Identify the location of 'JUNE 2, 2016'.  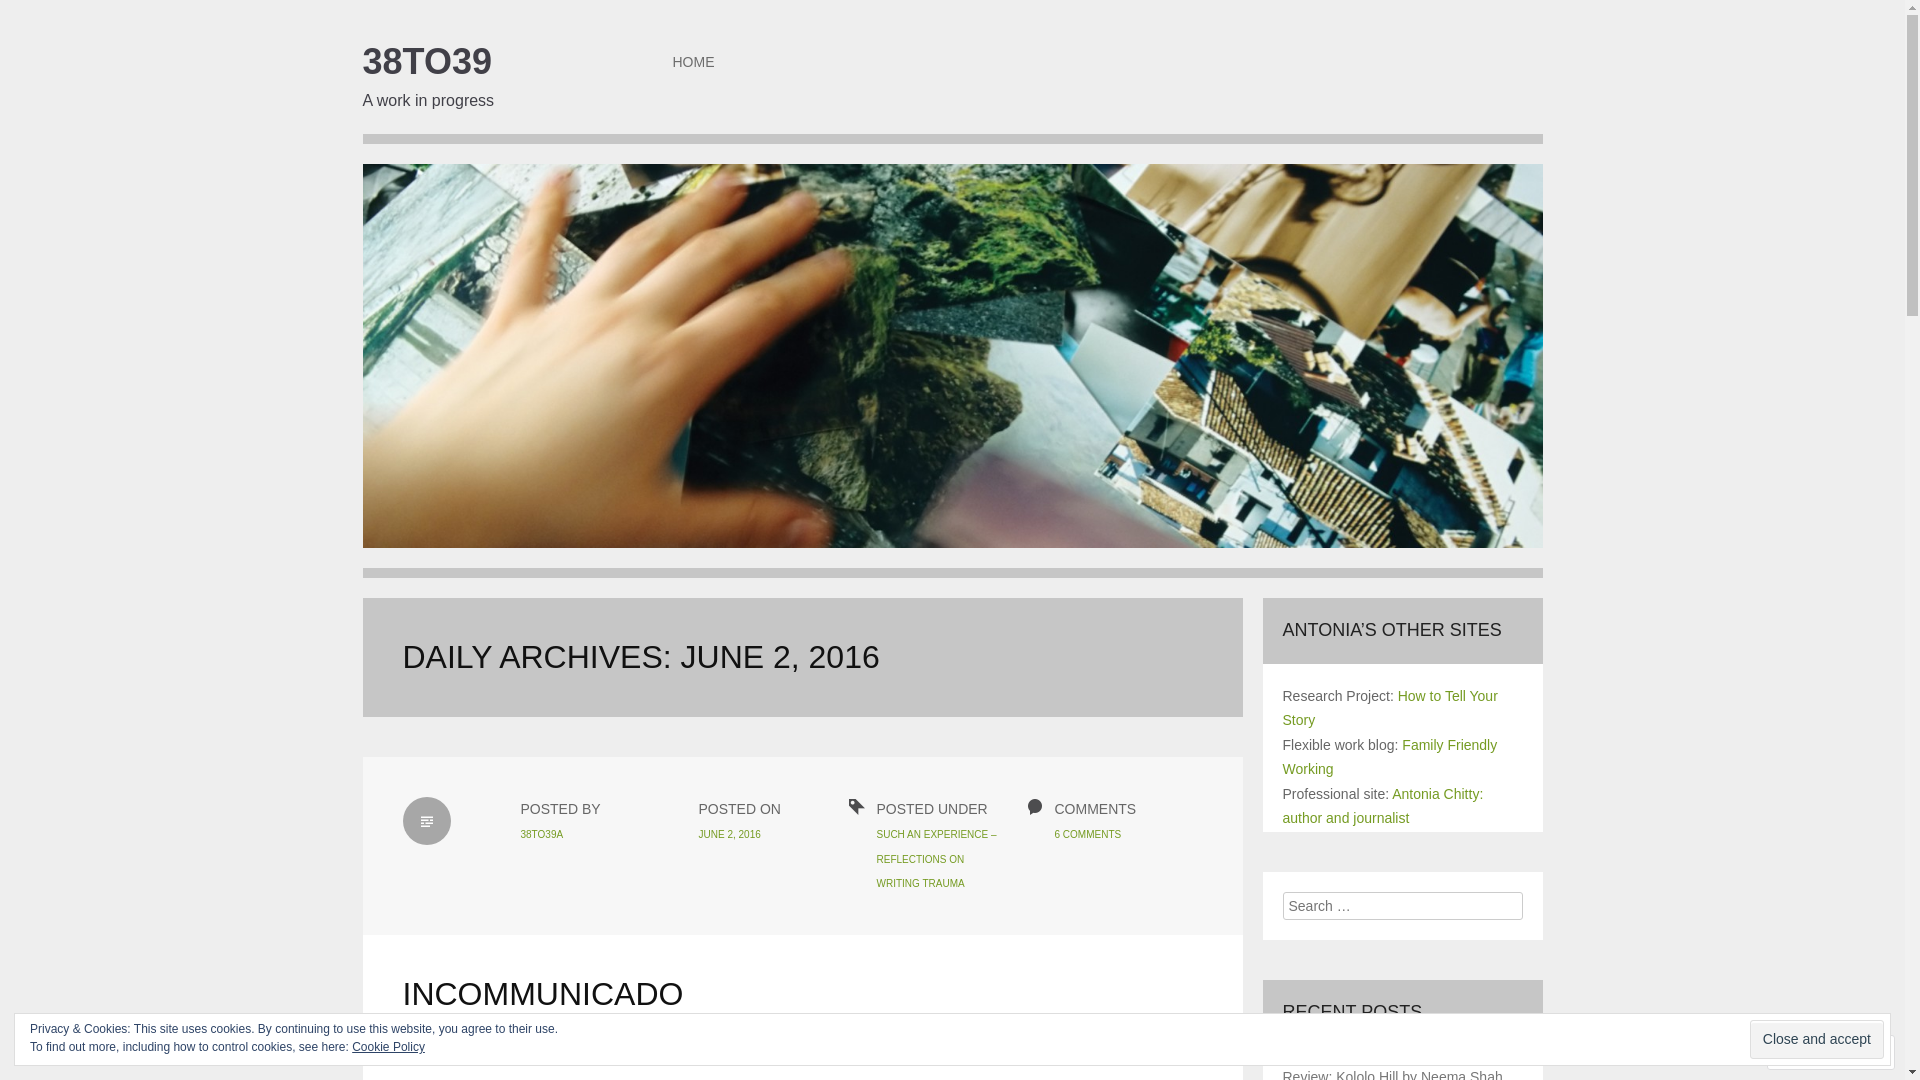
(728, 834).